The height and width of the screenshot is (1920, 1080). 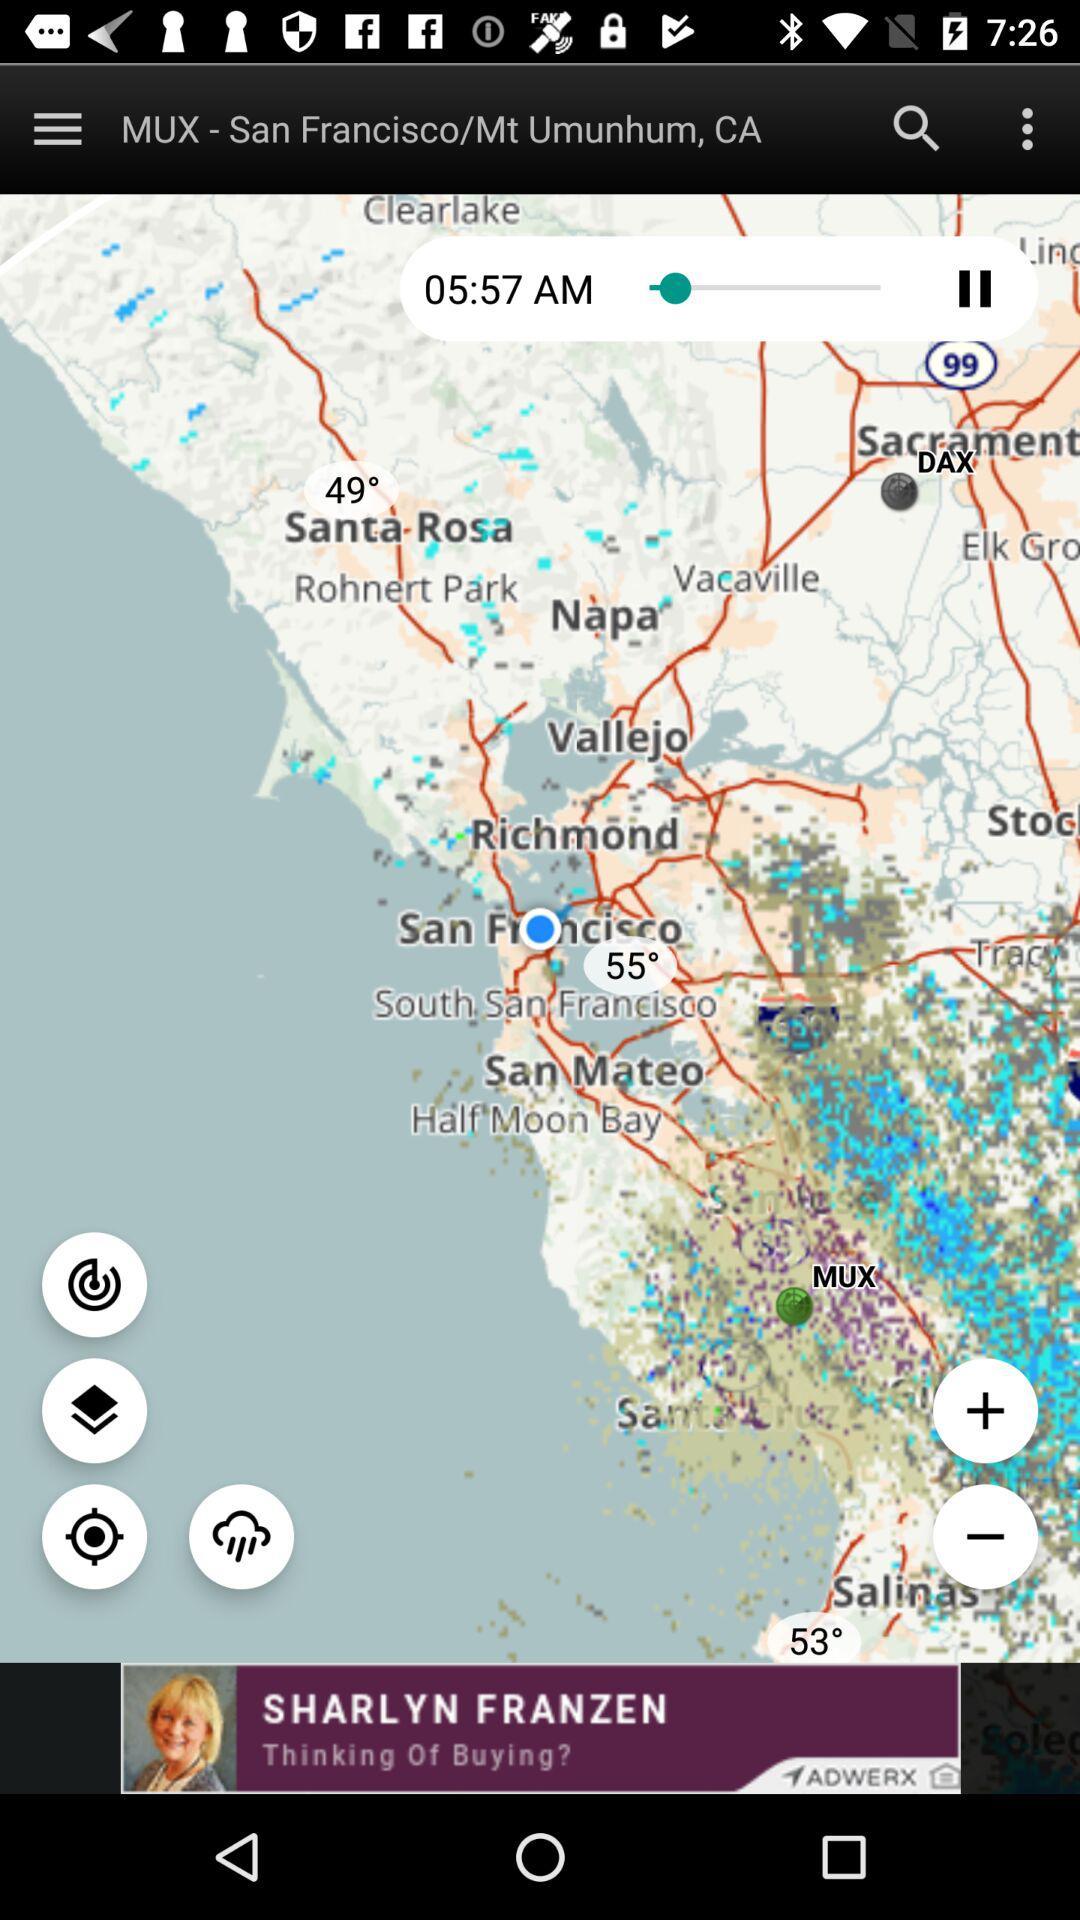 What do you see at coordinates (974, 287) in the screenshot?
I see `pause radar` at bounding box center [974, 287].